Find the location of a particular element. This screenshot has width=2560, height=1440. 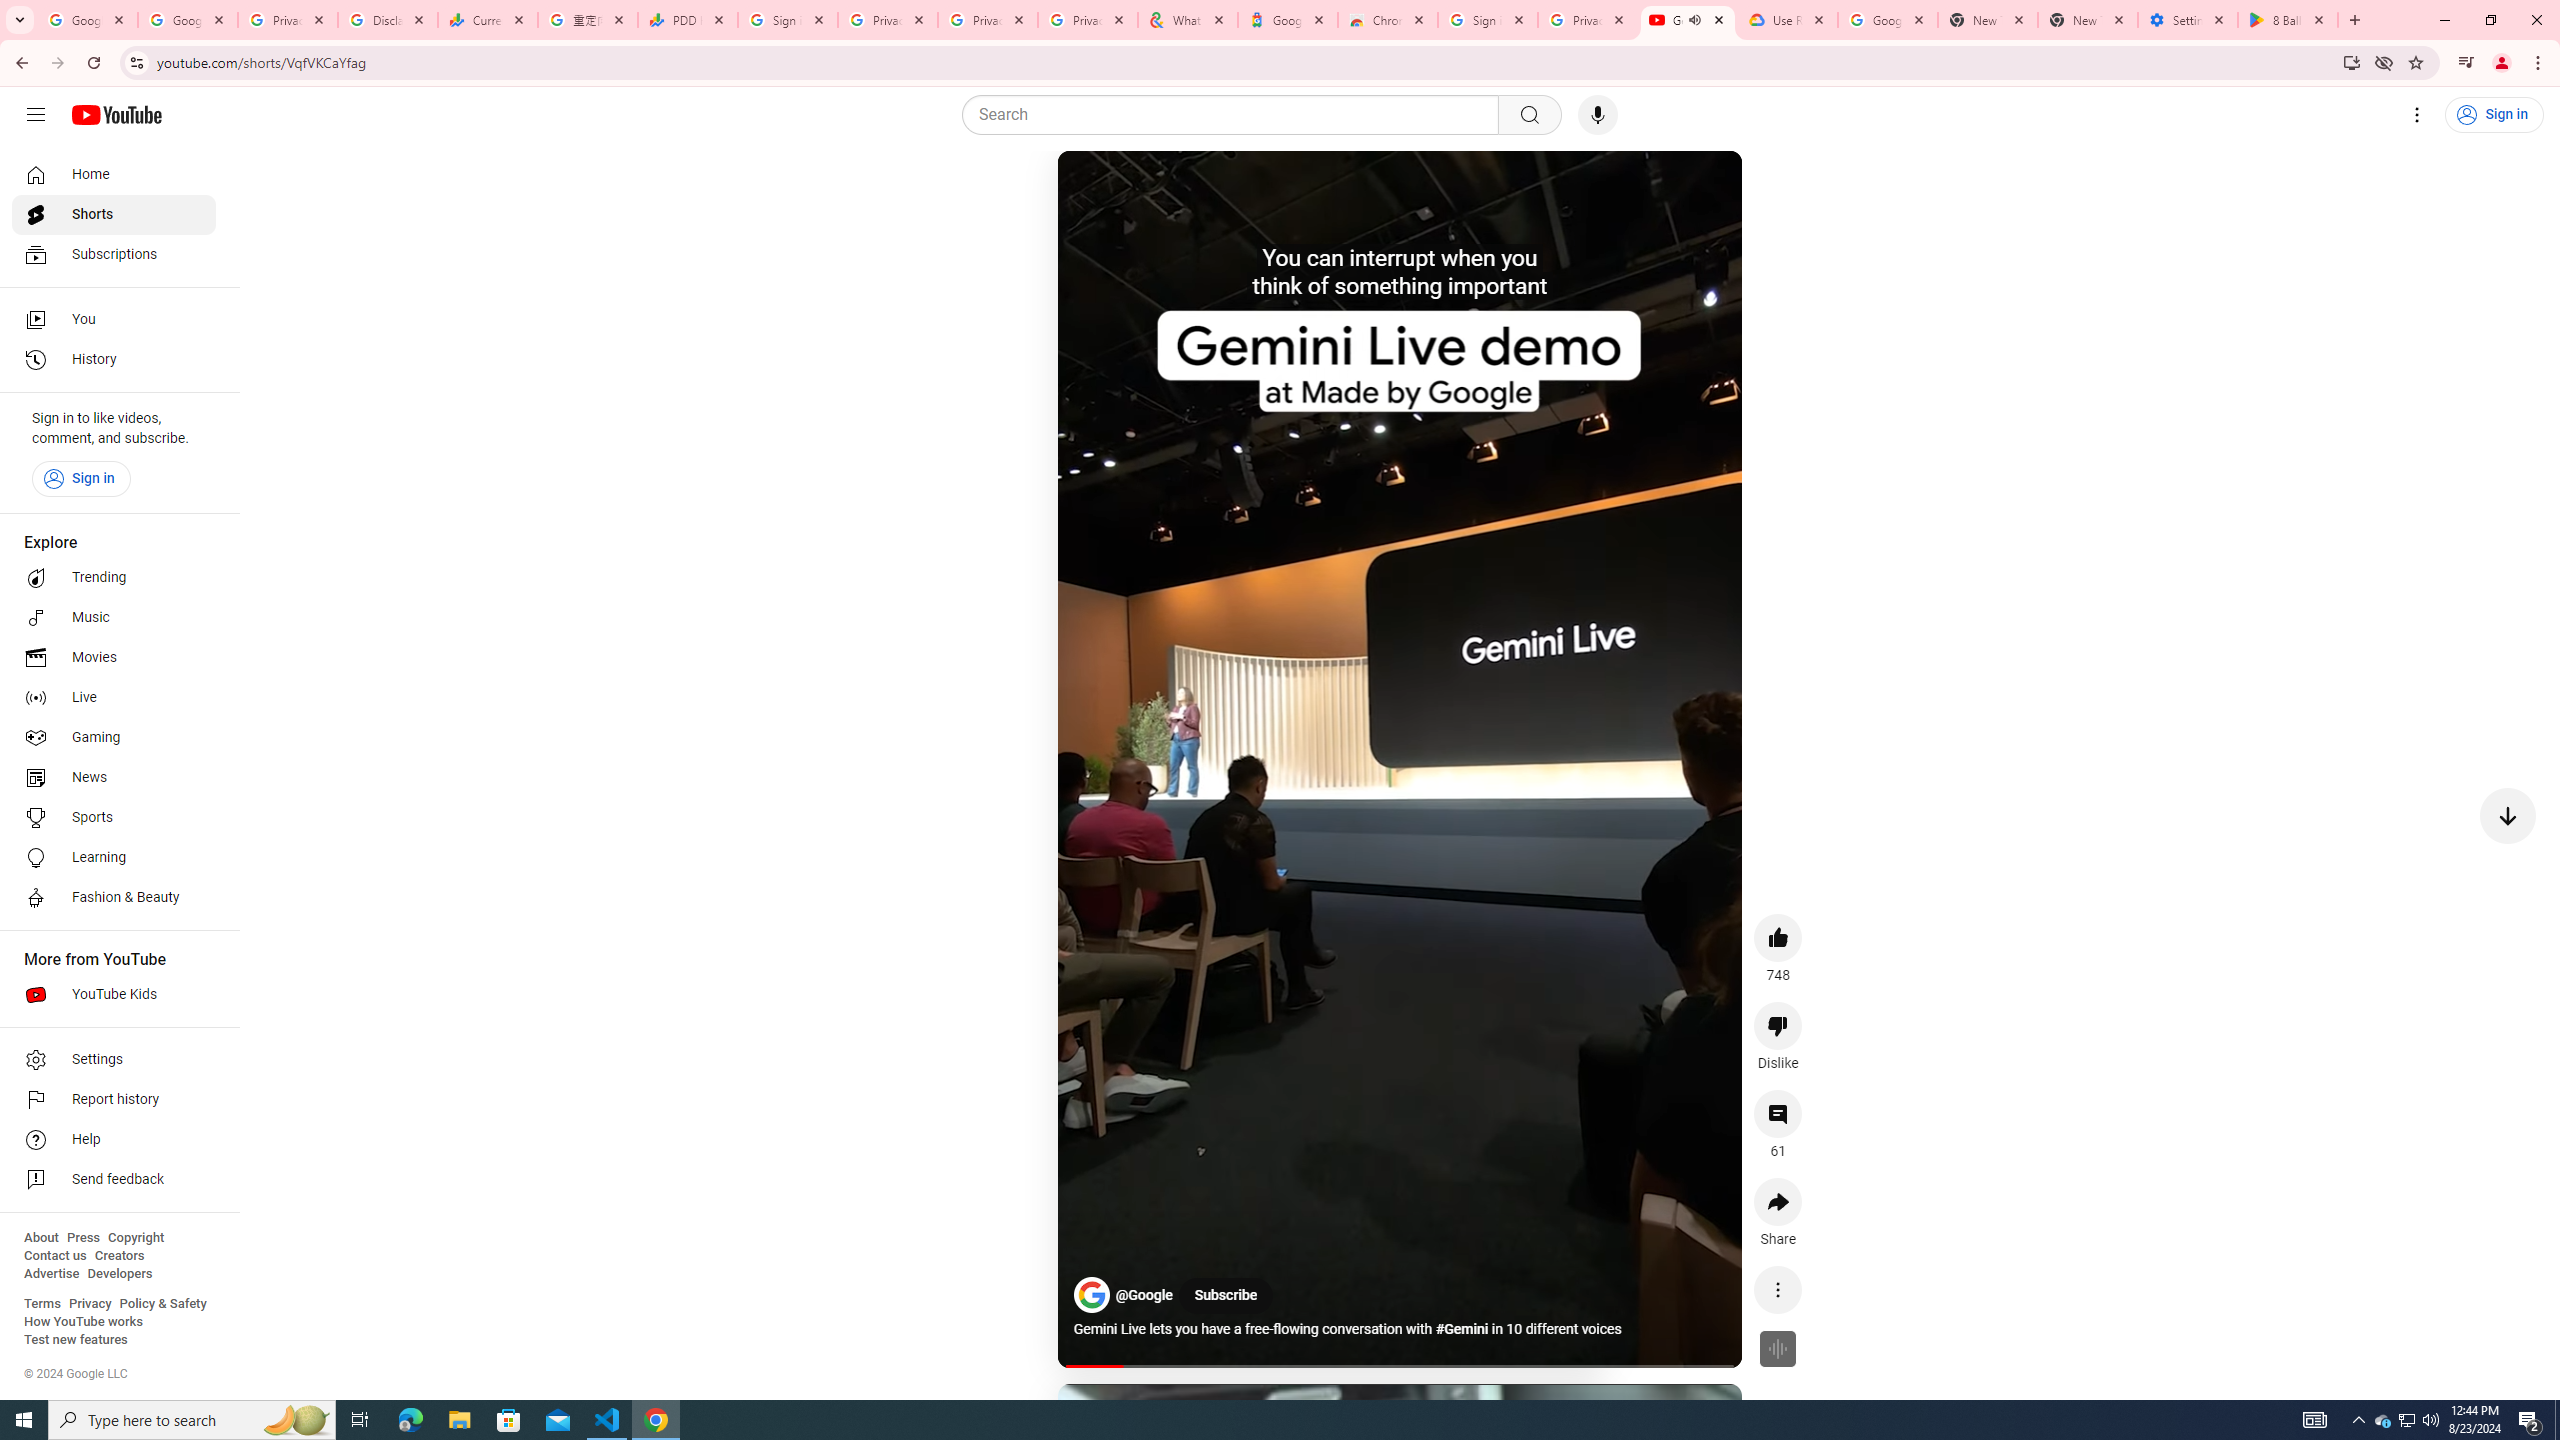

'History' is located at coordinates (113, 360).